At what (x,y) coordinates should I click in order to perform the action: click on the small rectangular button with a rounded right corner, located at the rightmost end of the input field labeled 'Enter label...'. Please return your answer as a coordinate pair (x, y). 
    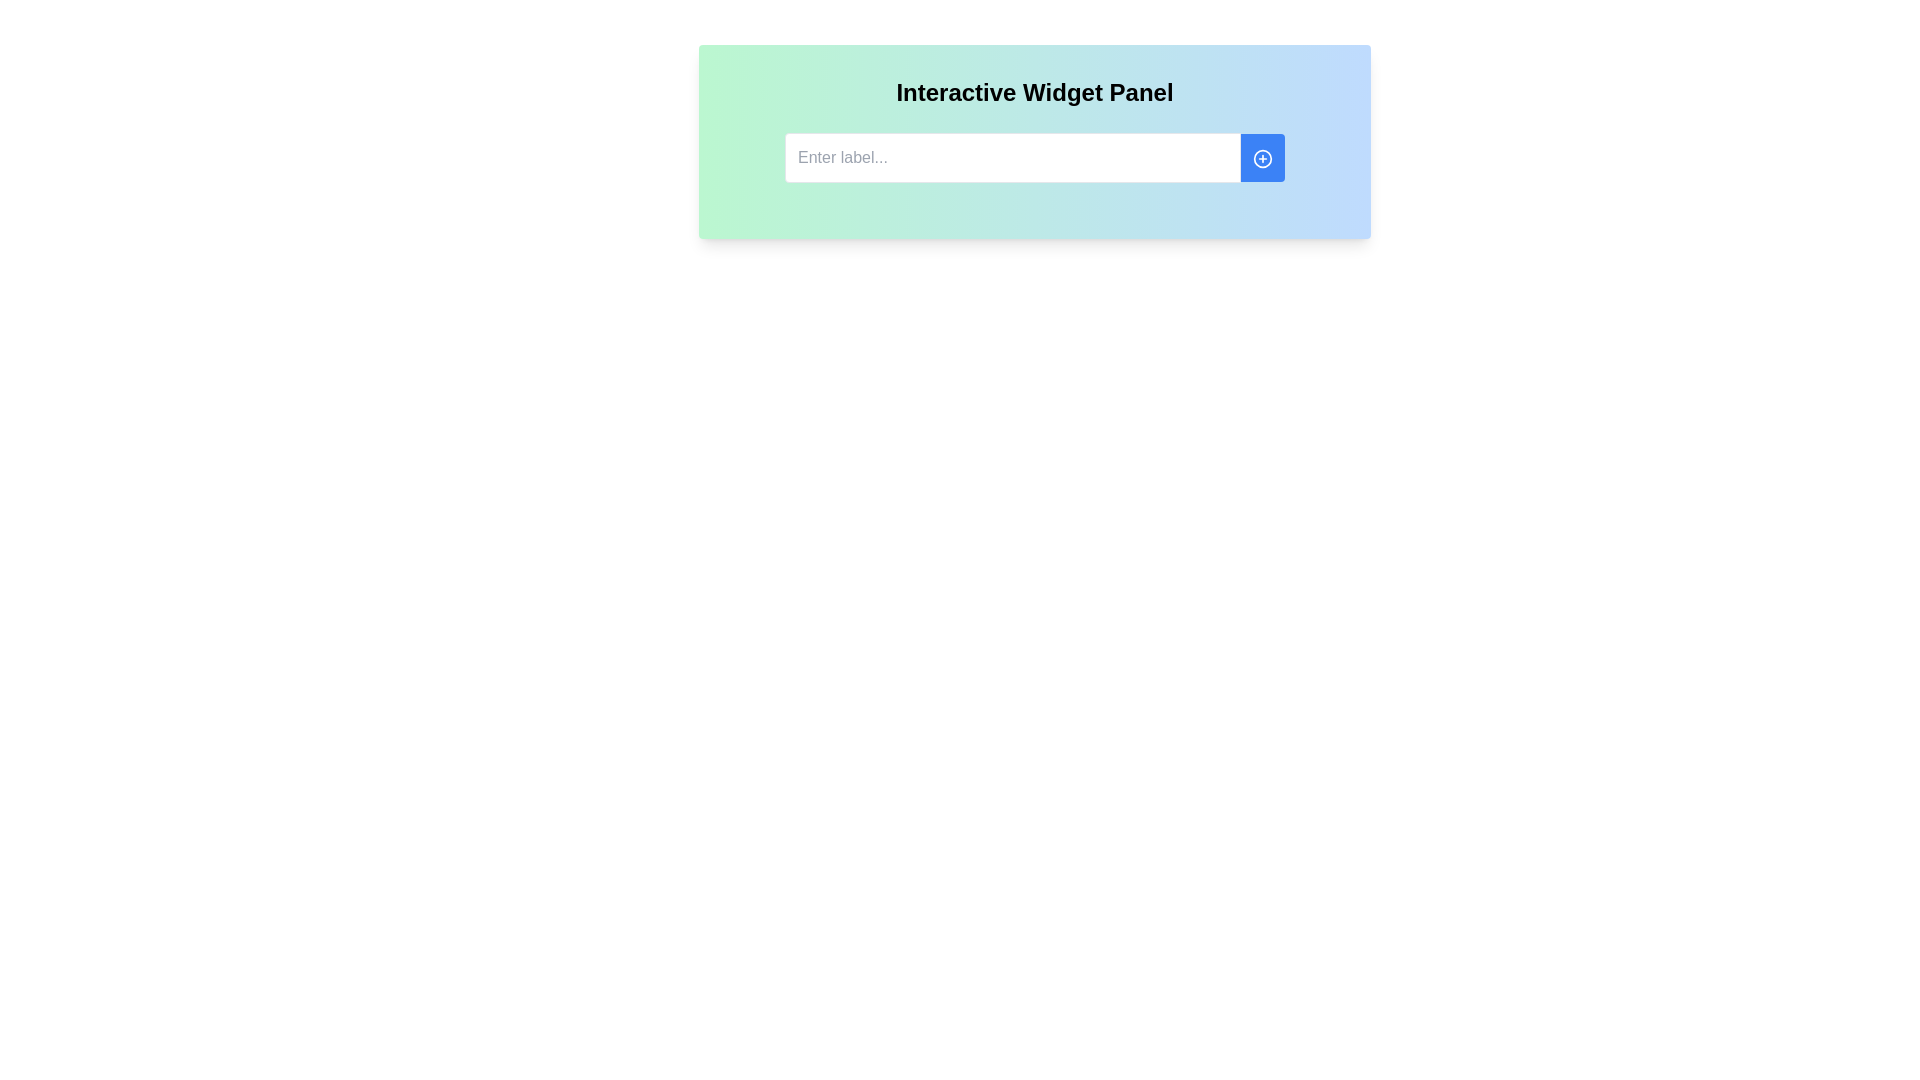
    Looking at the image, I should click on (1261, 157).